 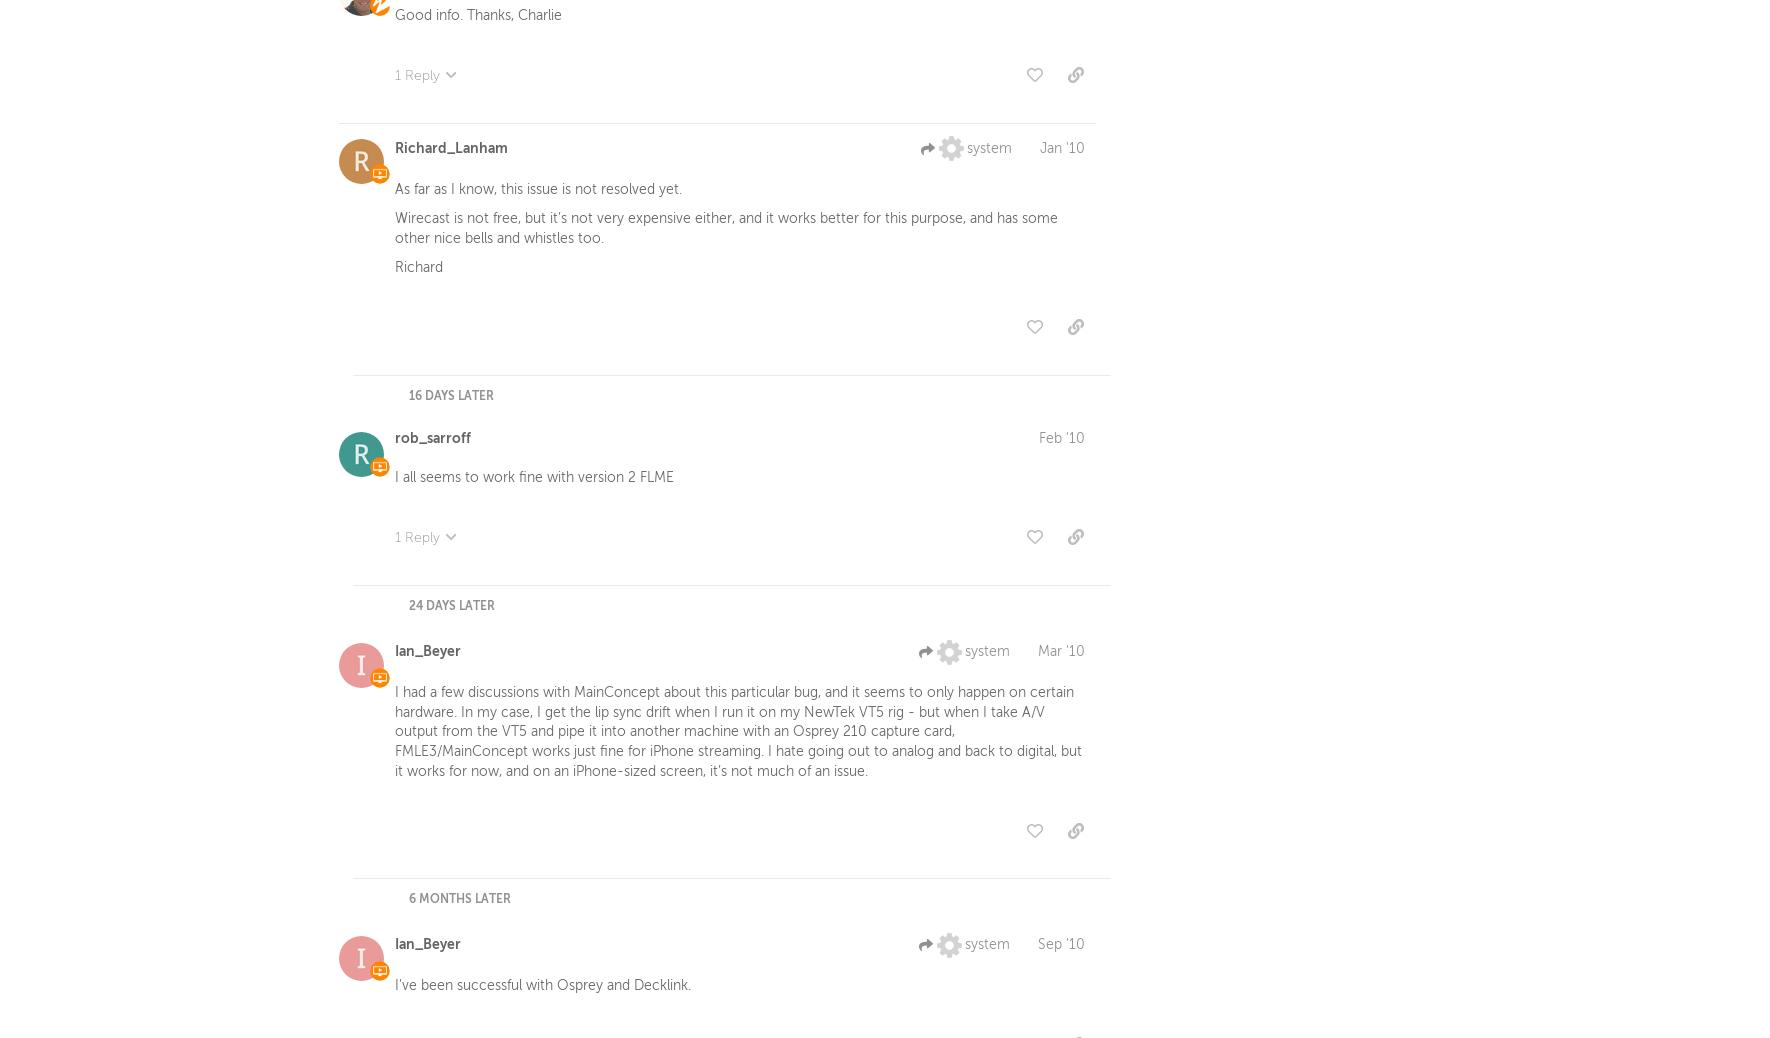 What do you see at coordinates (408, 902) in the screenshot?
I see `'6 months later'` at bounding box center [408, 902].